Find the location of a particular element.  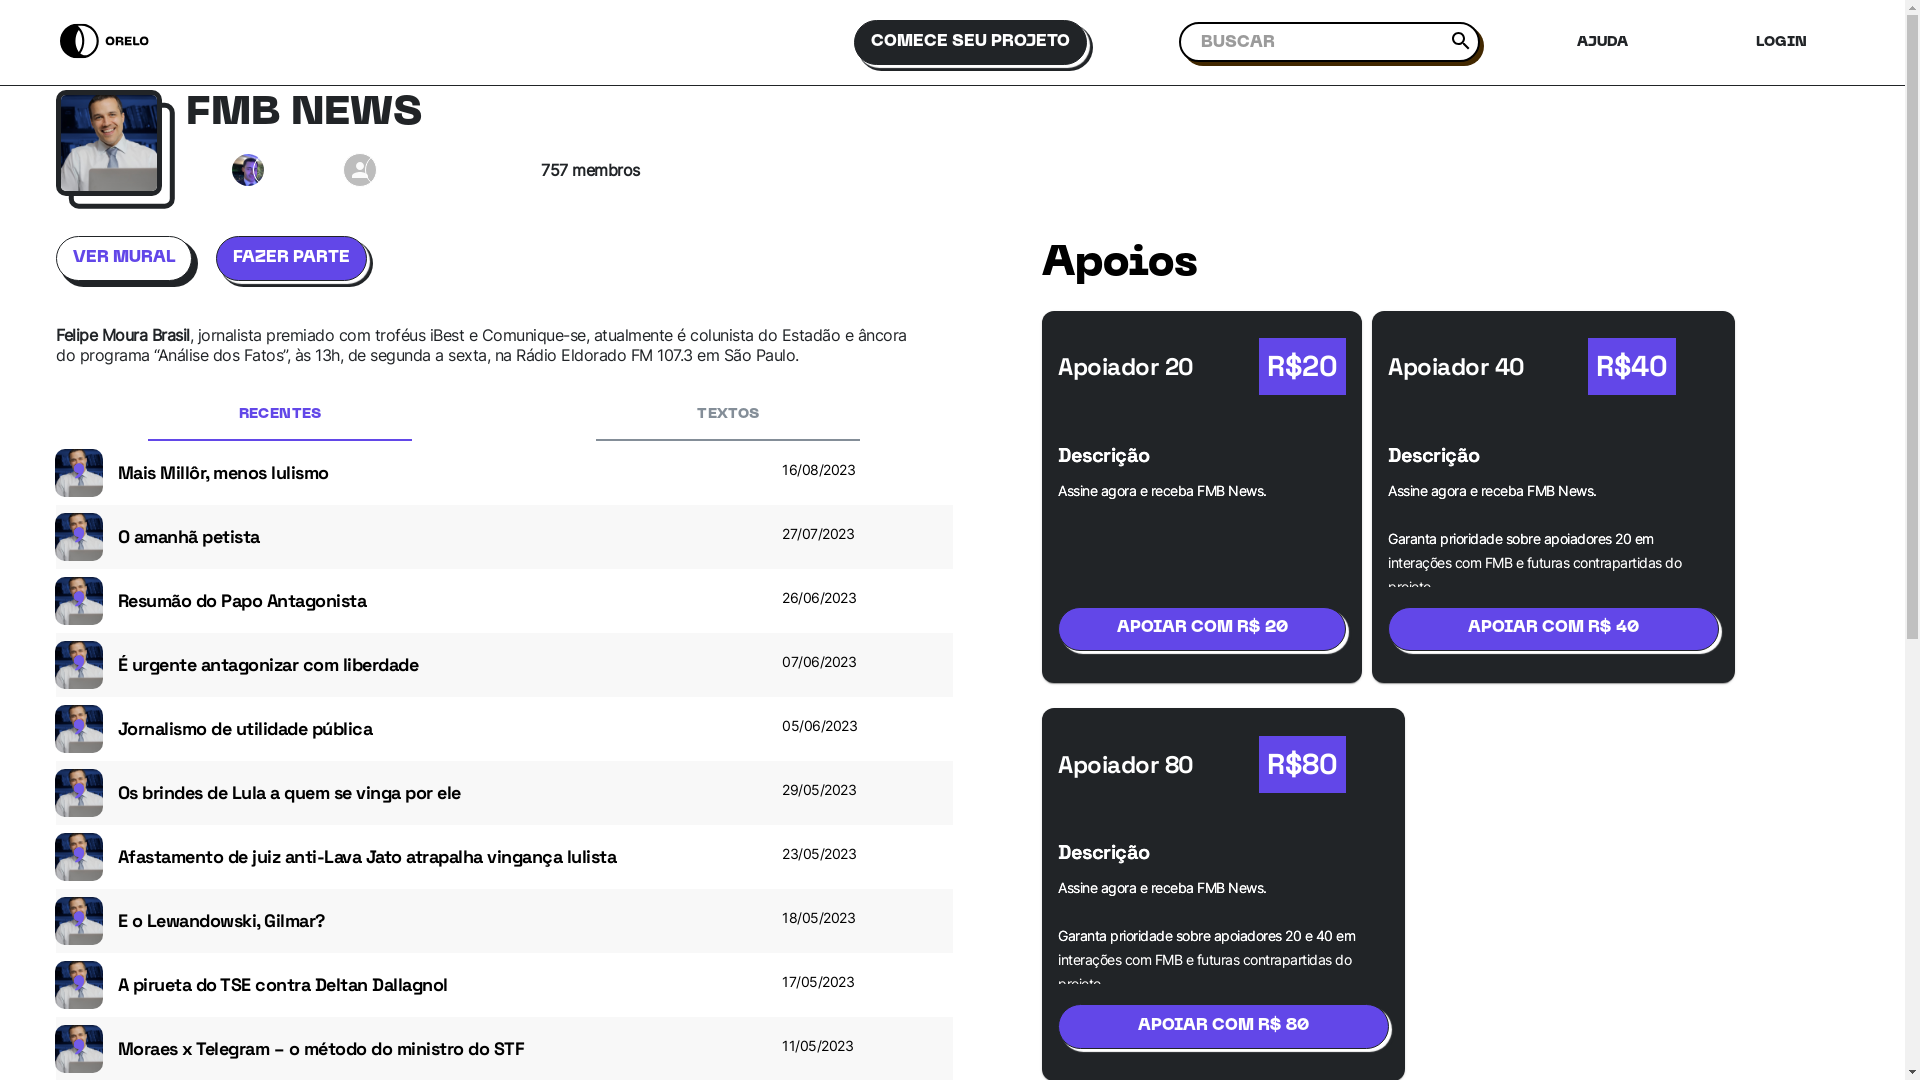

'COMECE SEU PROJETO' is located at coordinates (978, 42).